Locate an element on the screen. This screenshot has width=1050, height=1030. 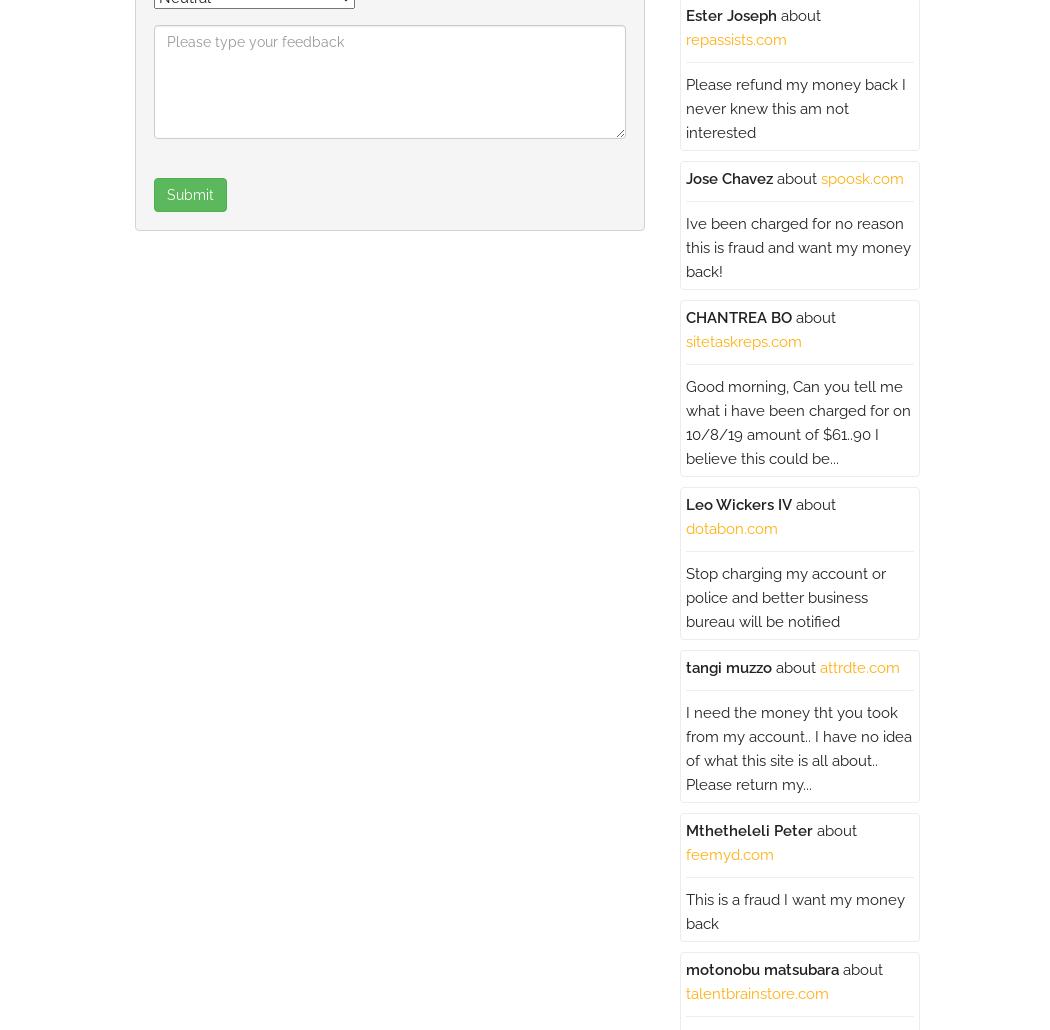
'CHANTREA BO' is located at coordinates (685, 316).